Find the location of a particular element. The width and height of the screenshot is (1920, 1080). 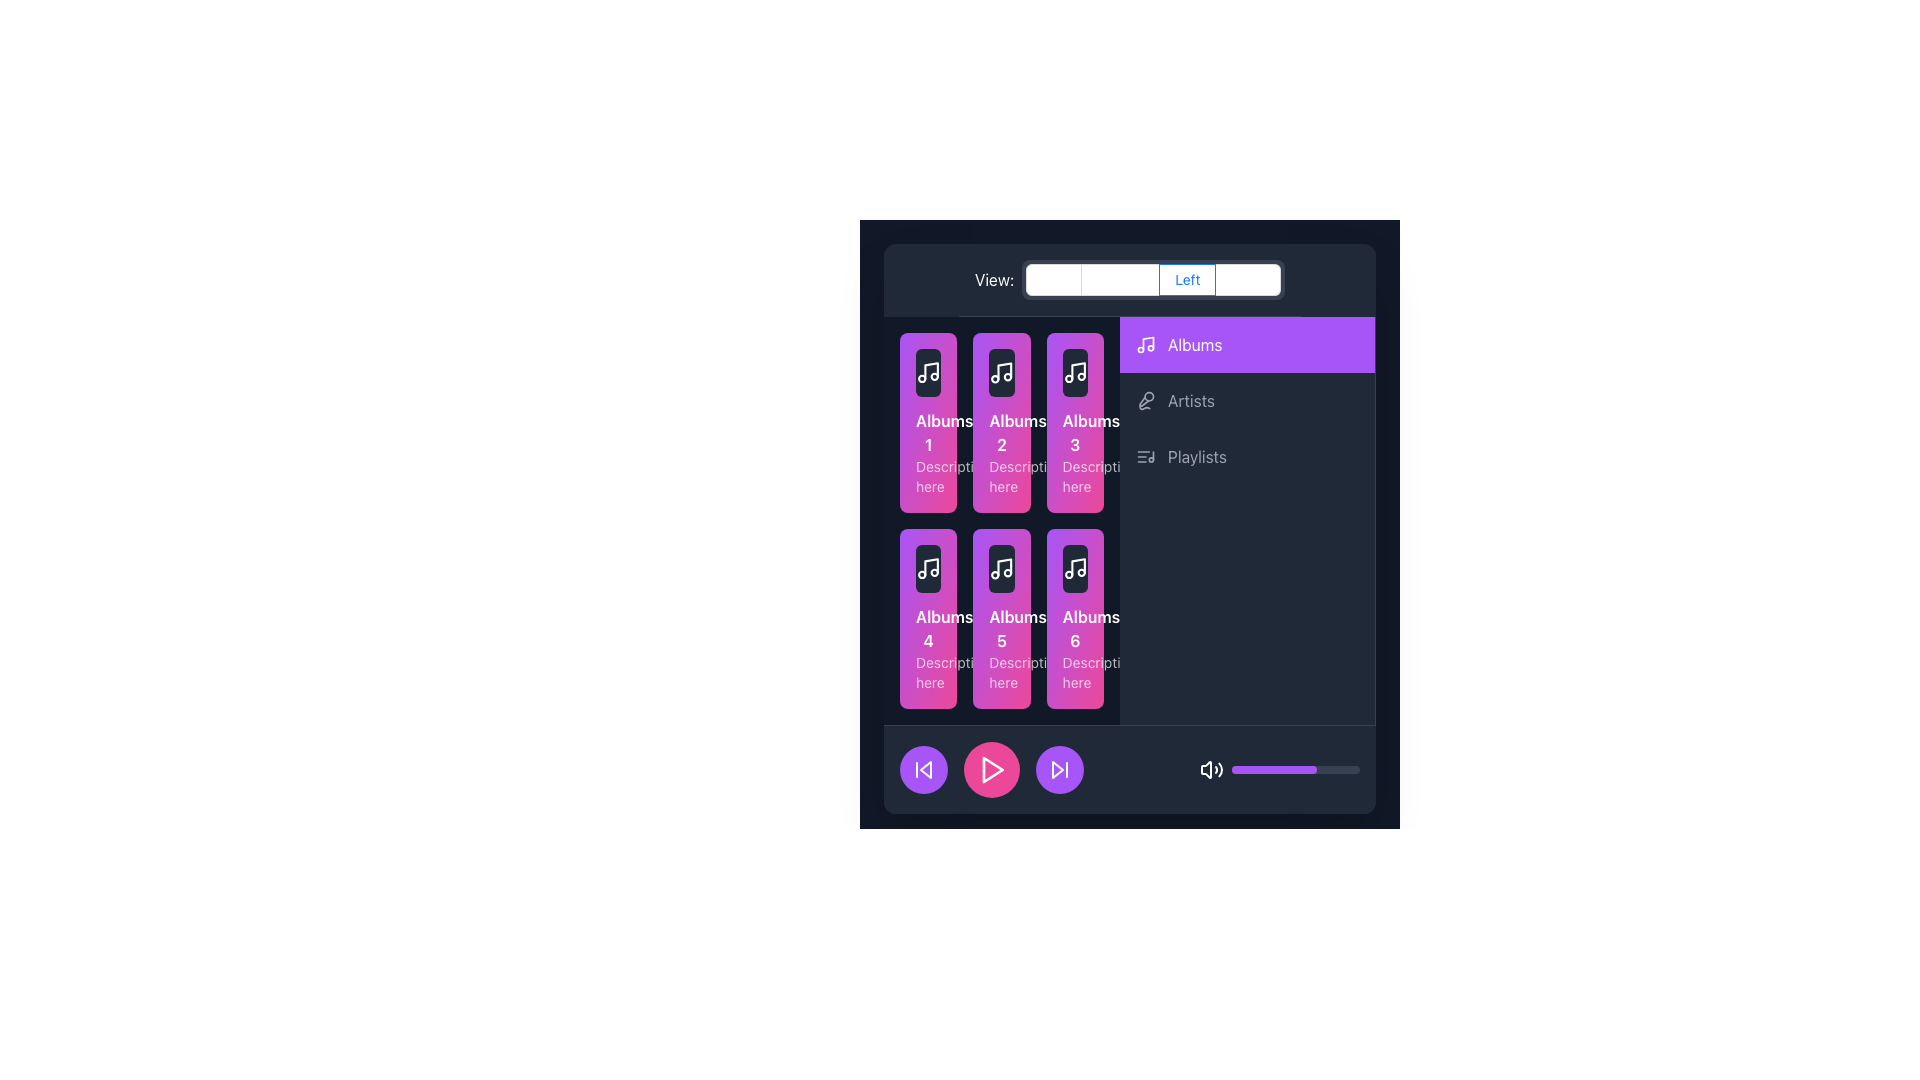

the radio button is located at coordinates (1247, 280).